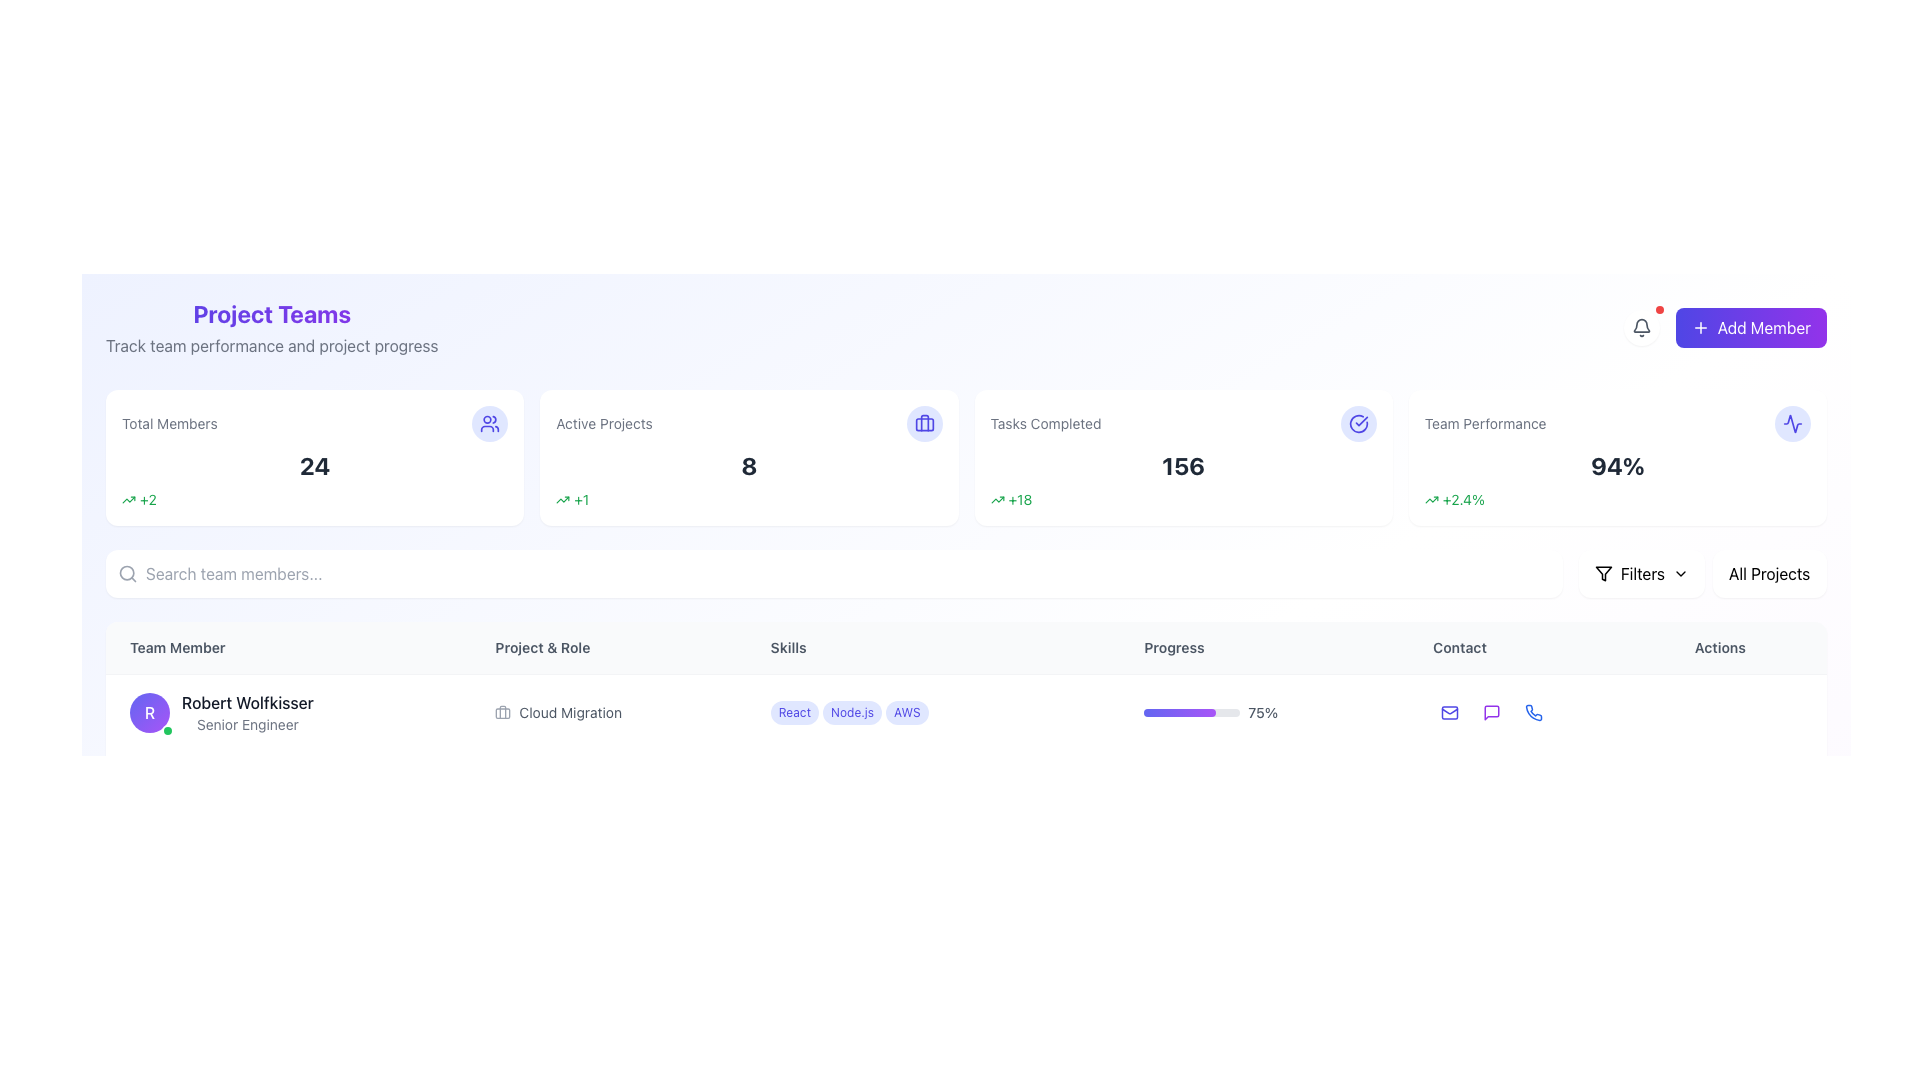  I want to click on the first skill label in the 'Skills' column of the table, which signifies a particular skill or attribute associated with the team member, so click(793, 712).